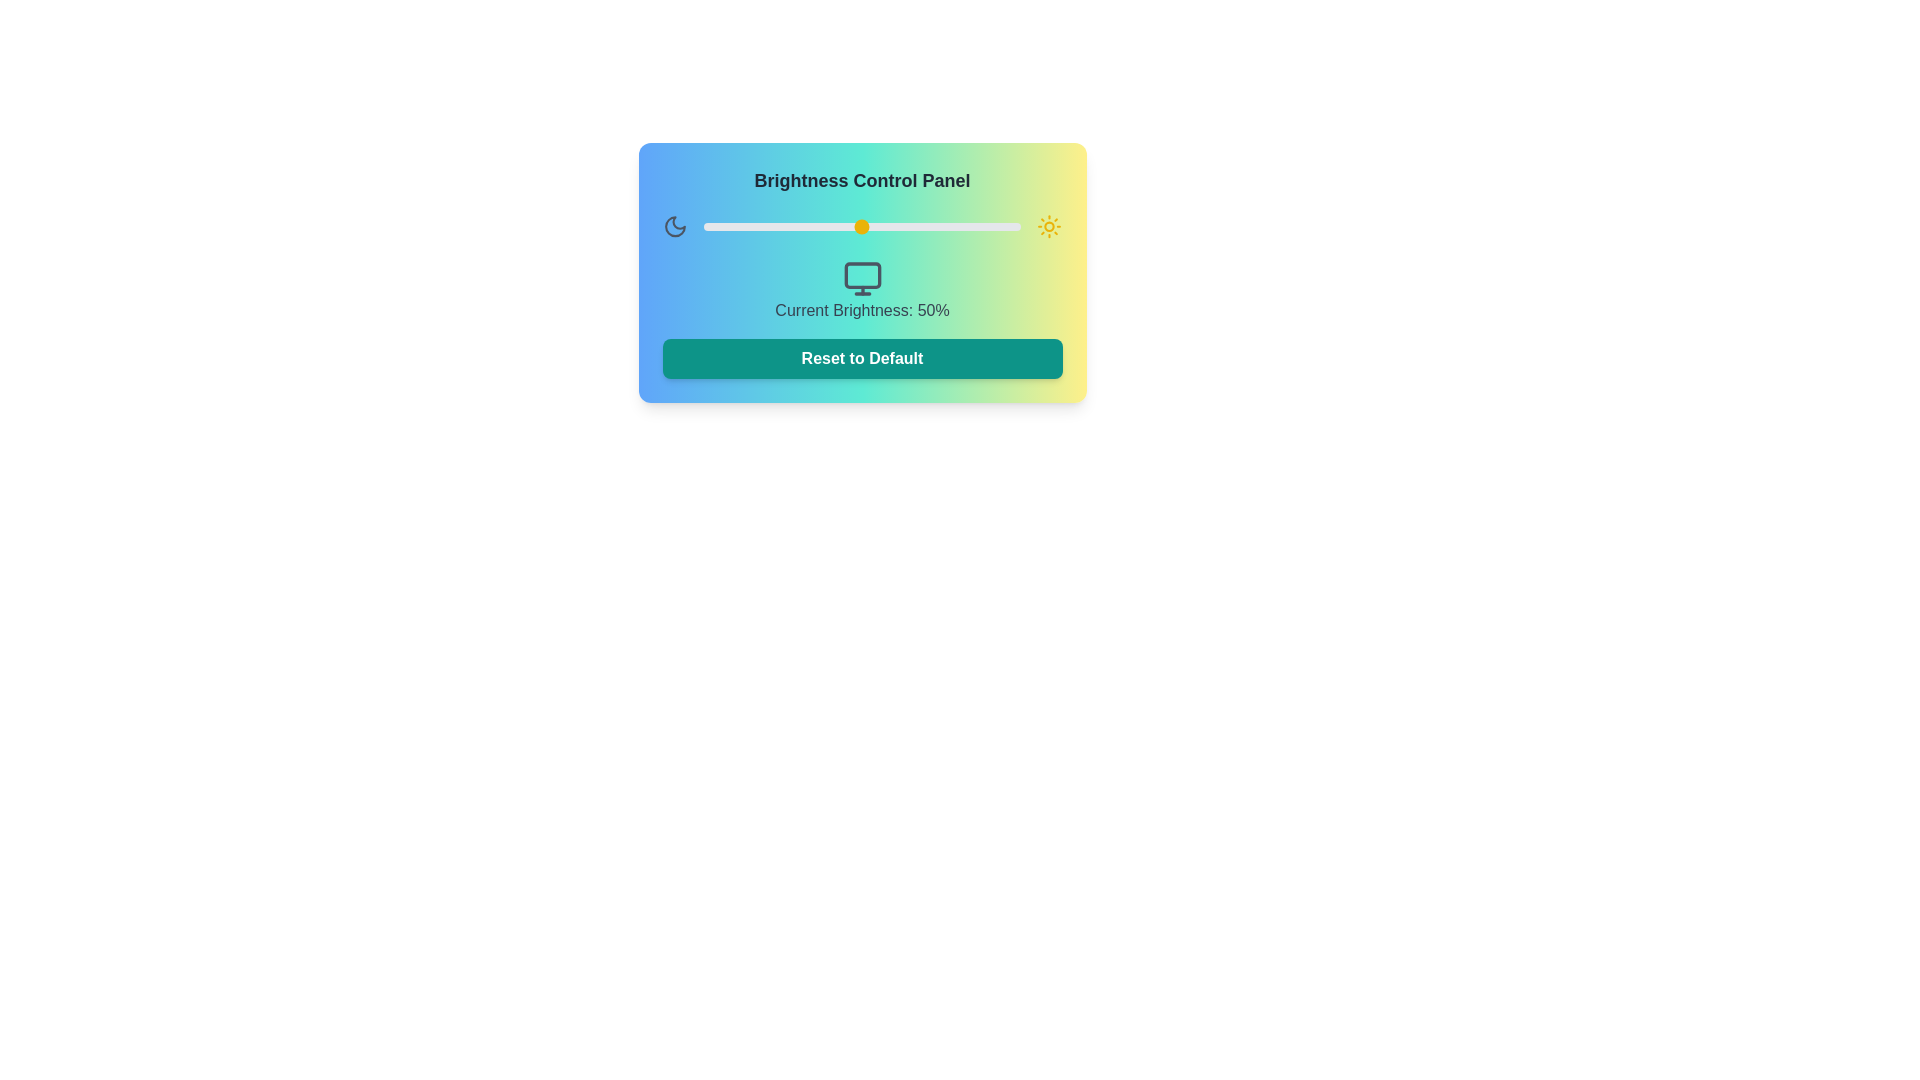 Image resolution: width=1920 pixels, height=1080 pixels. I want to click on the brightness level, so click(979, 226).